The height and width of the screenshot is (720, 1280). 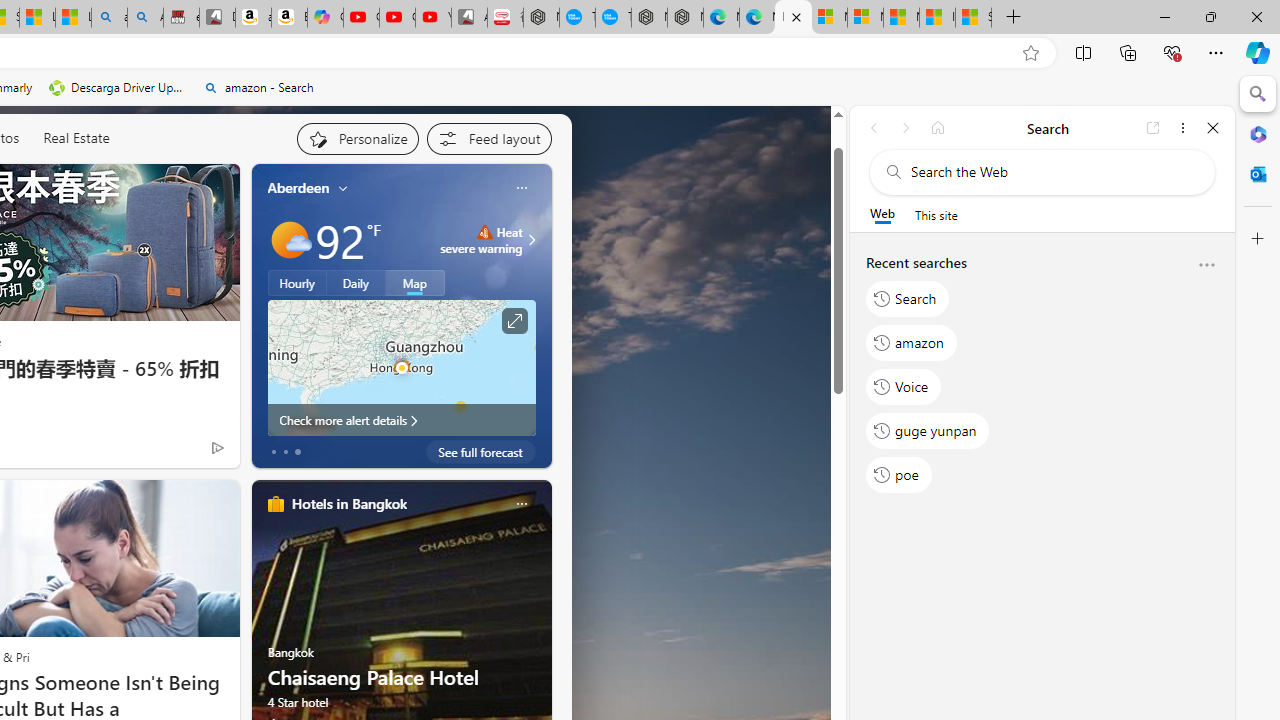 What do you see at coordinates (903, 386) in the screenshot?
I see `'Voice'` at bounding box center [903, 386].